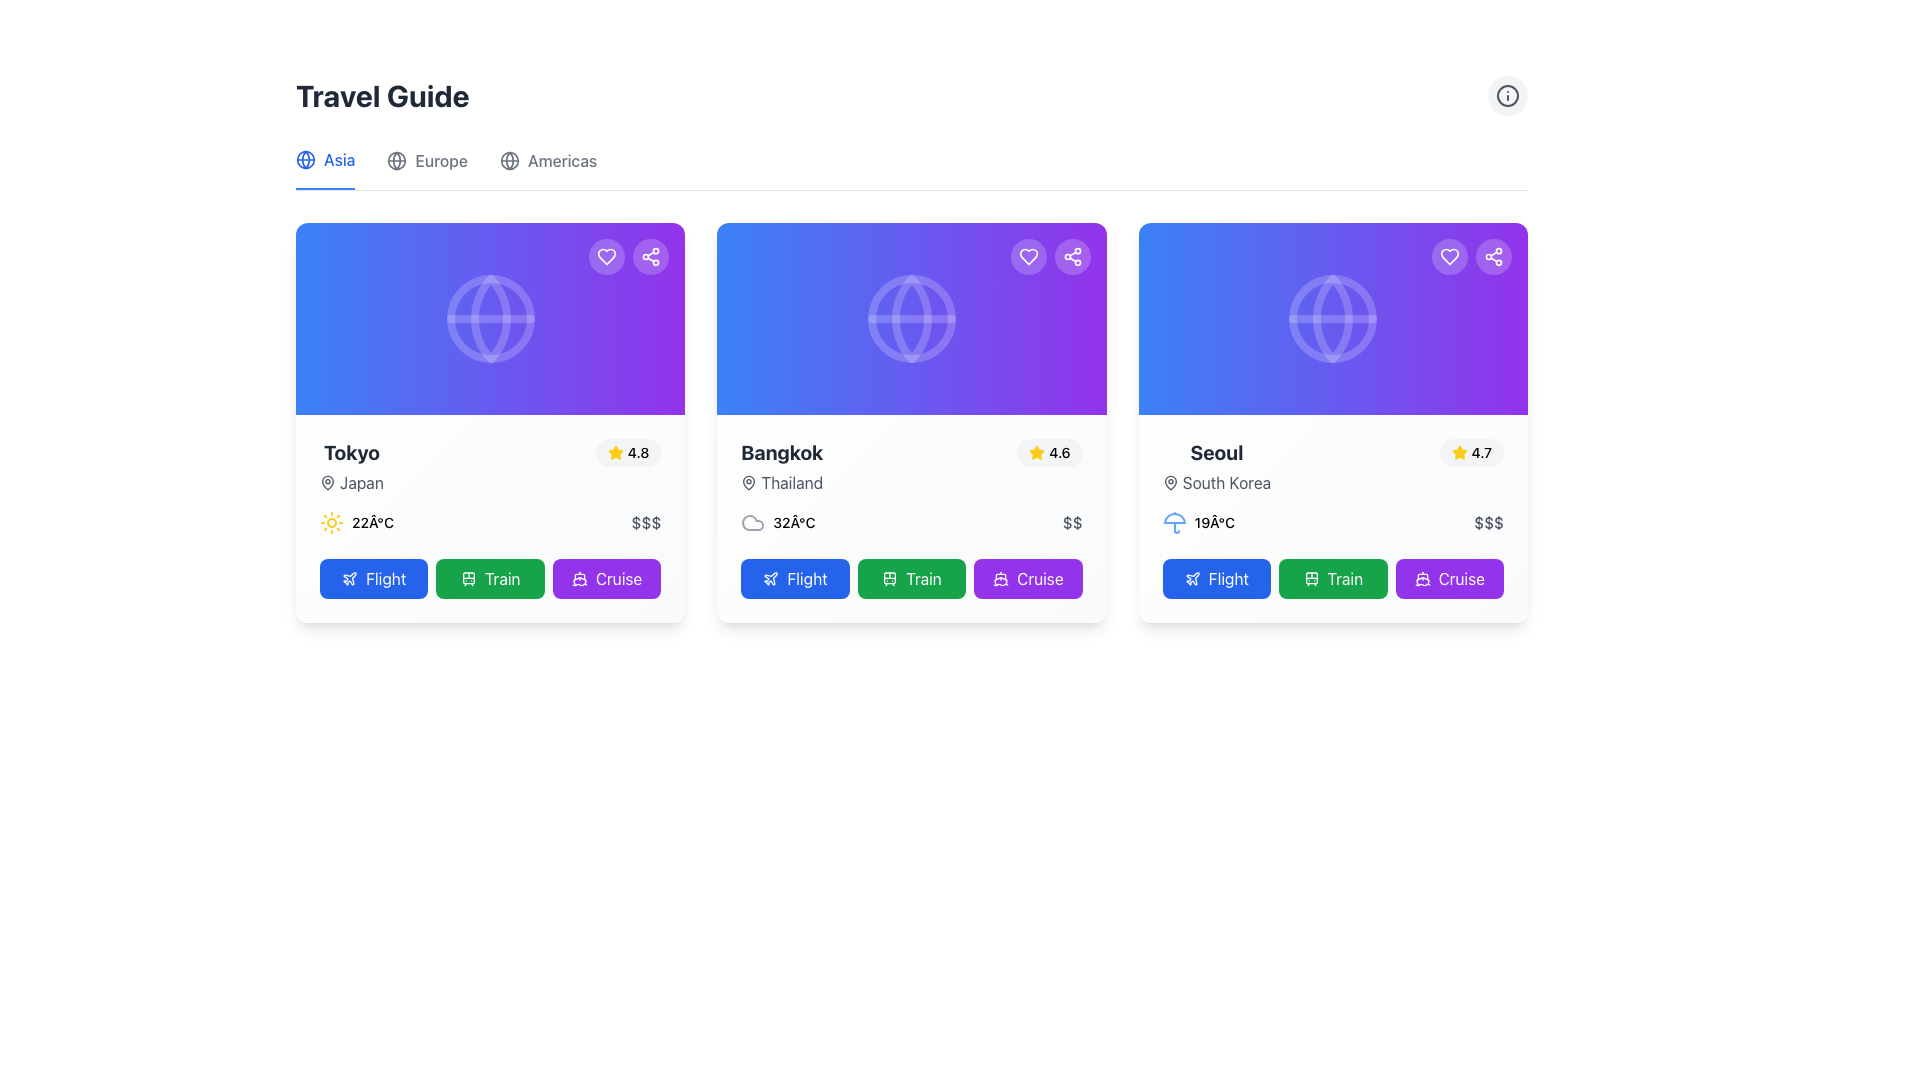 The height and width of the screenshot is (1080, 1920). Describe the element at coordinates (1071, 256) in the screenshot. I see `the share button located in the upper-right corner of the 'Bangkok' card` at that location.